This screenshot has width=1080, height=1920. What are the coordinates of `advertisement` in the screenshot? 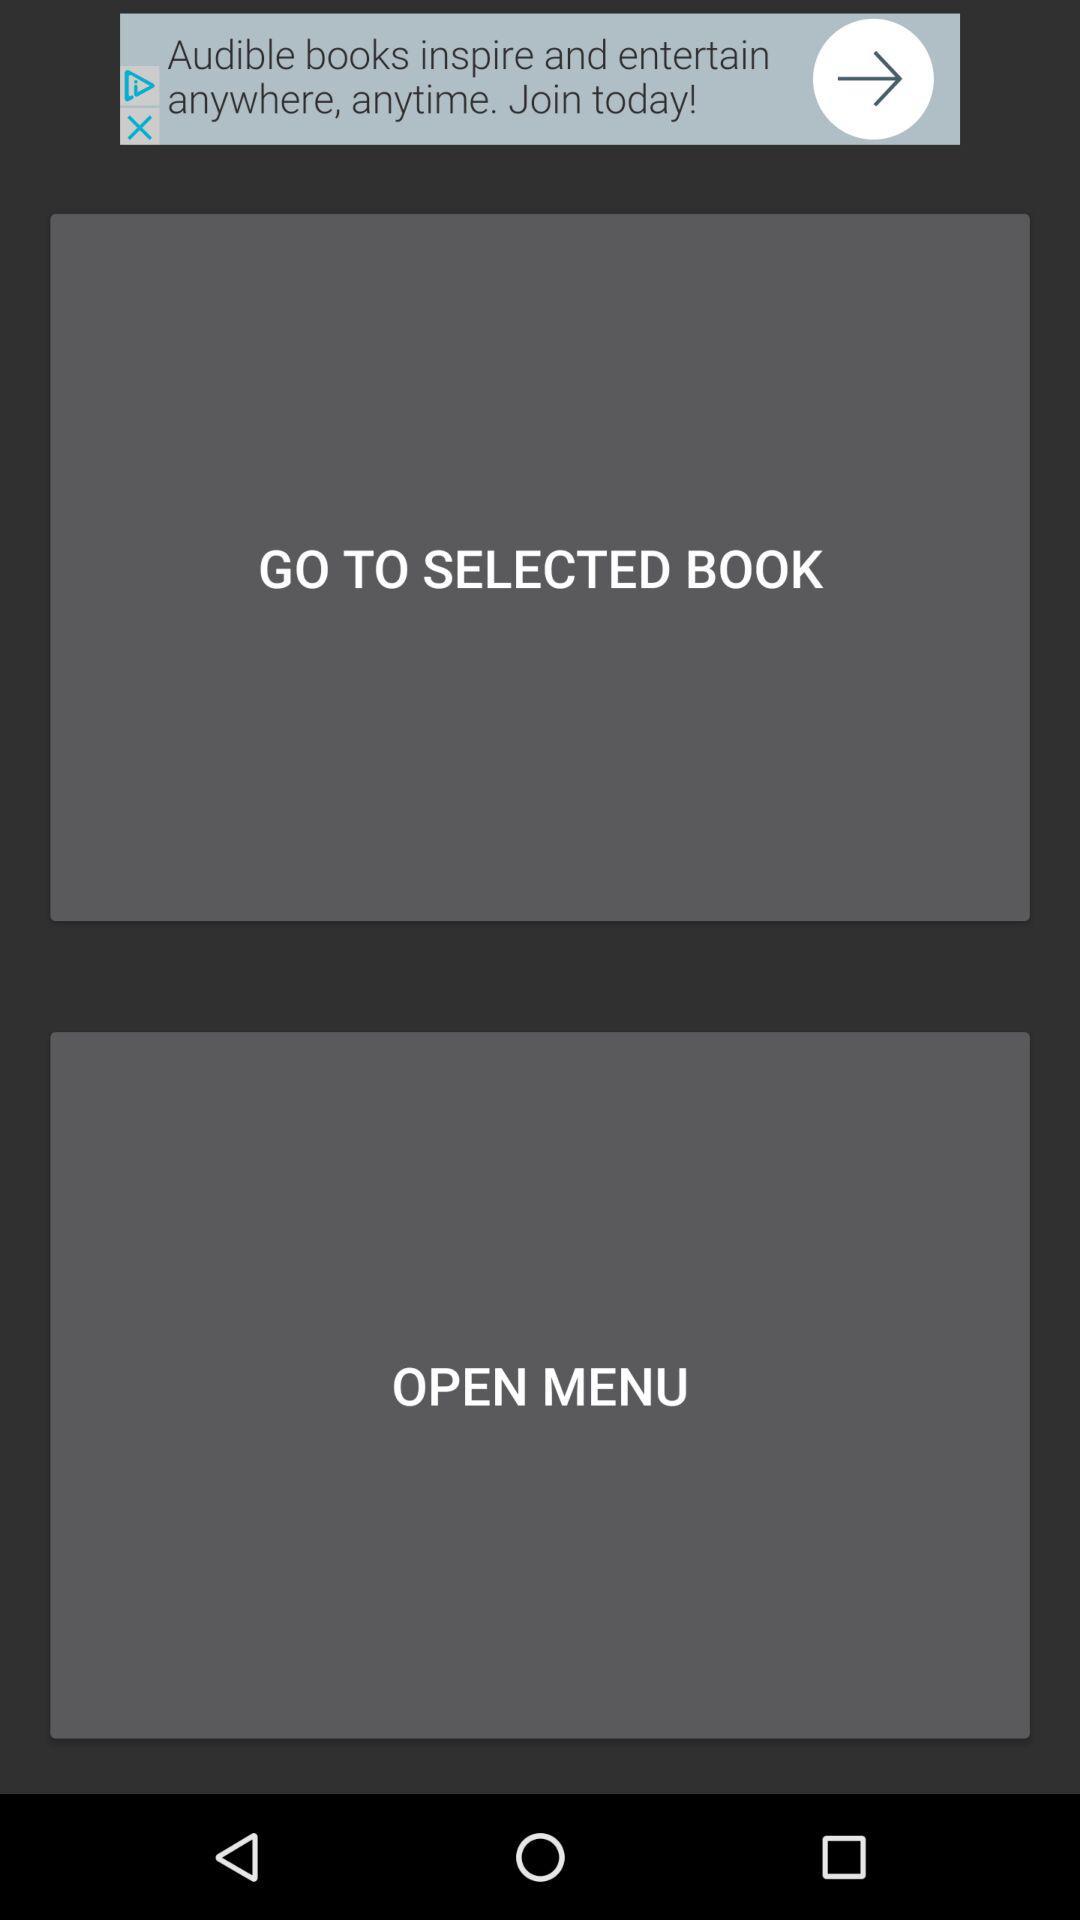 It's located at (540, 79).